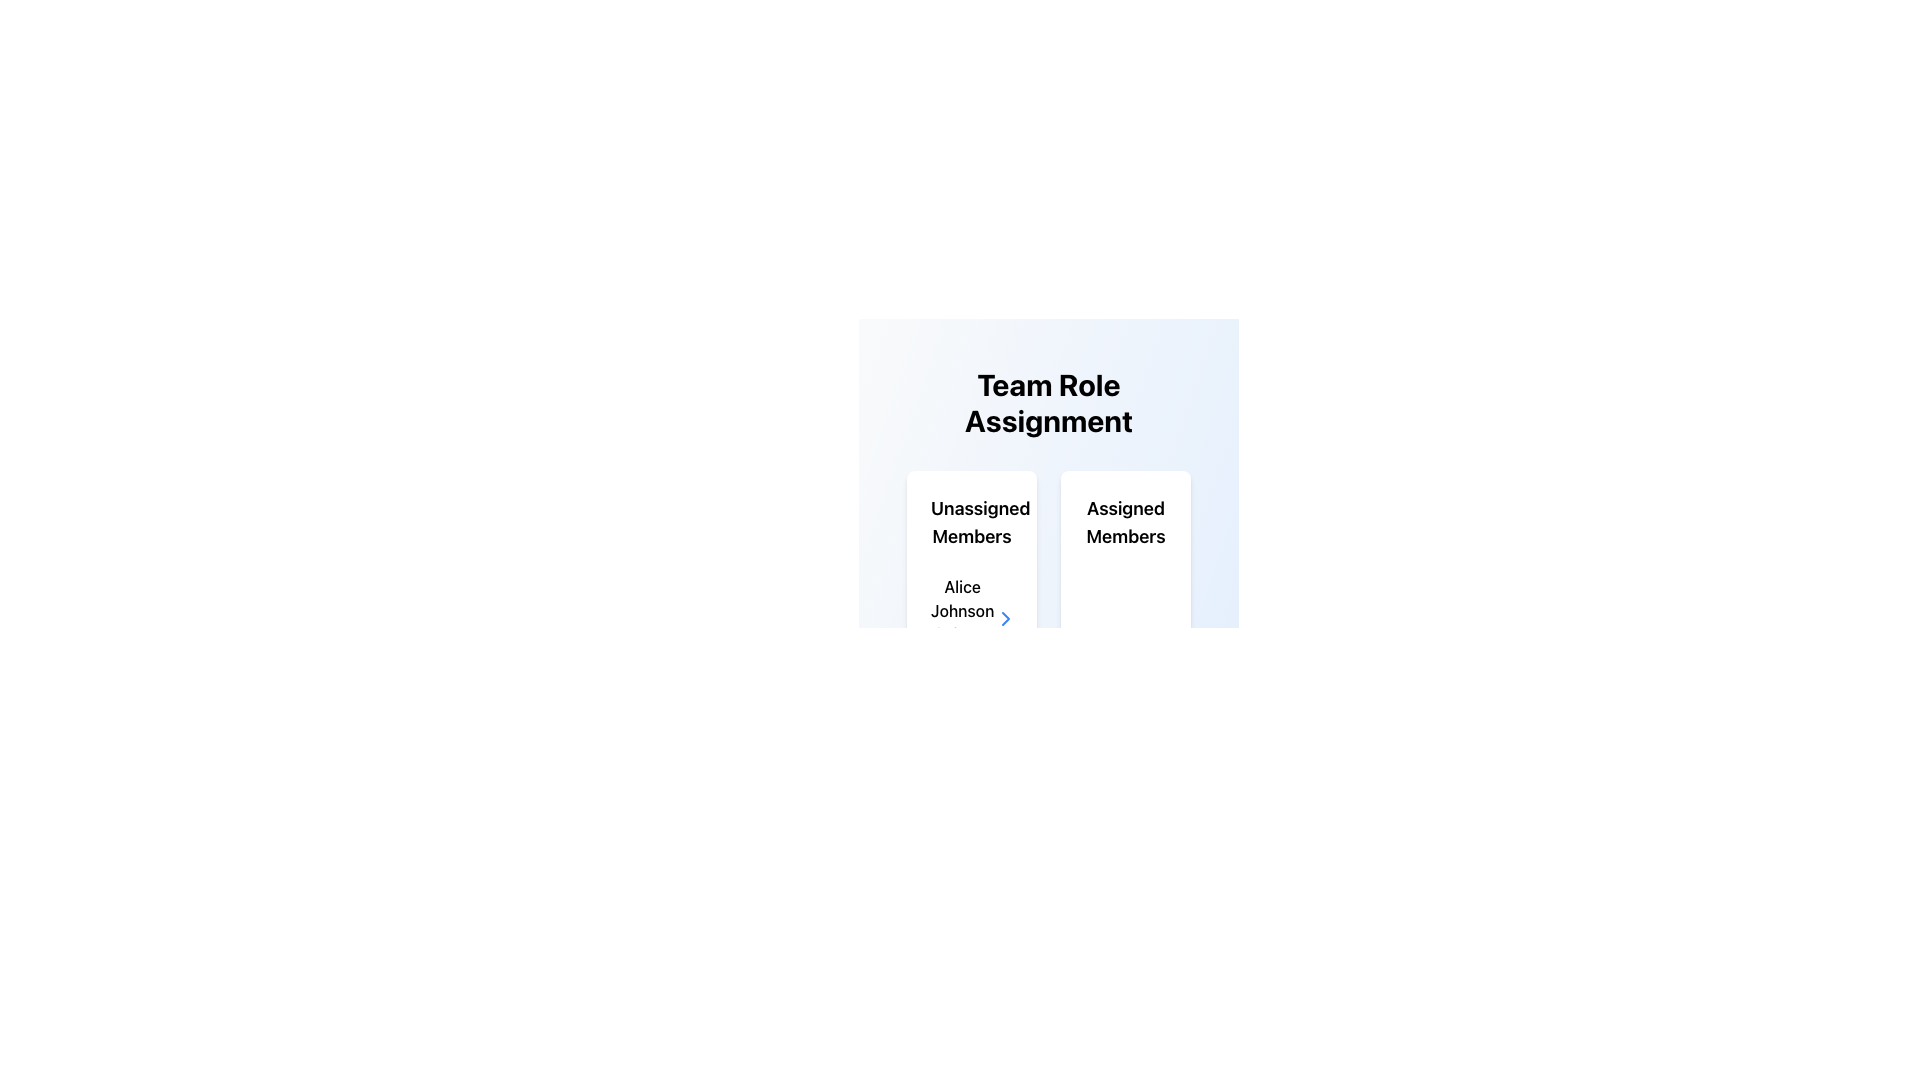 The width and height of the screenshot is (1920, 1080). Describe the element at coordinates (1006, 617) in the screenshot. I see `the interactive button icon positioned to the right of 'Alice Johnson' in the 'Unassigned Members' card under 'Team Role Assignment'` at that location.